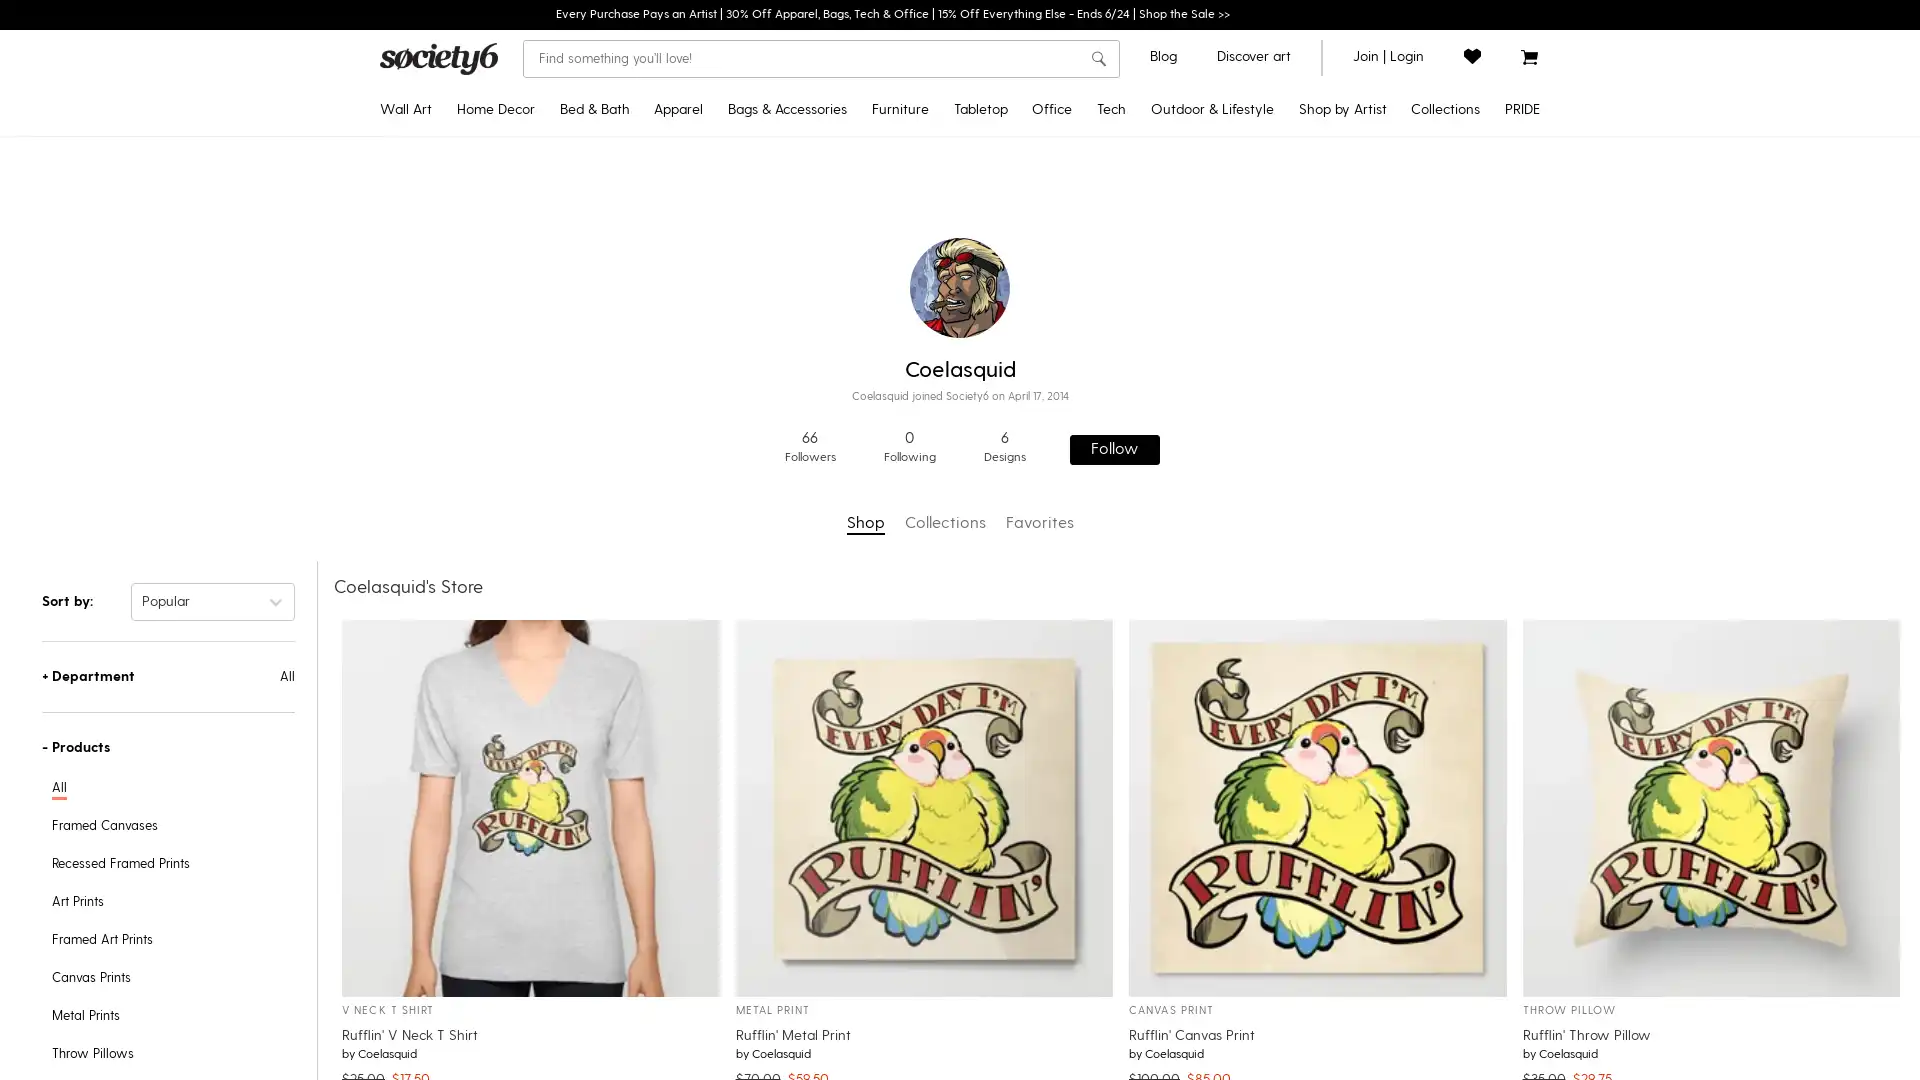 The image size is (1920, 1080). Describe the element at coordinates (1017, 256) in the screenshot. I see `Table Runners` at that location.